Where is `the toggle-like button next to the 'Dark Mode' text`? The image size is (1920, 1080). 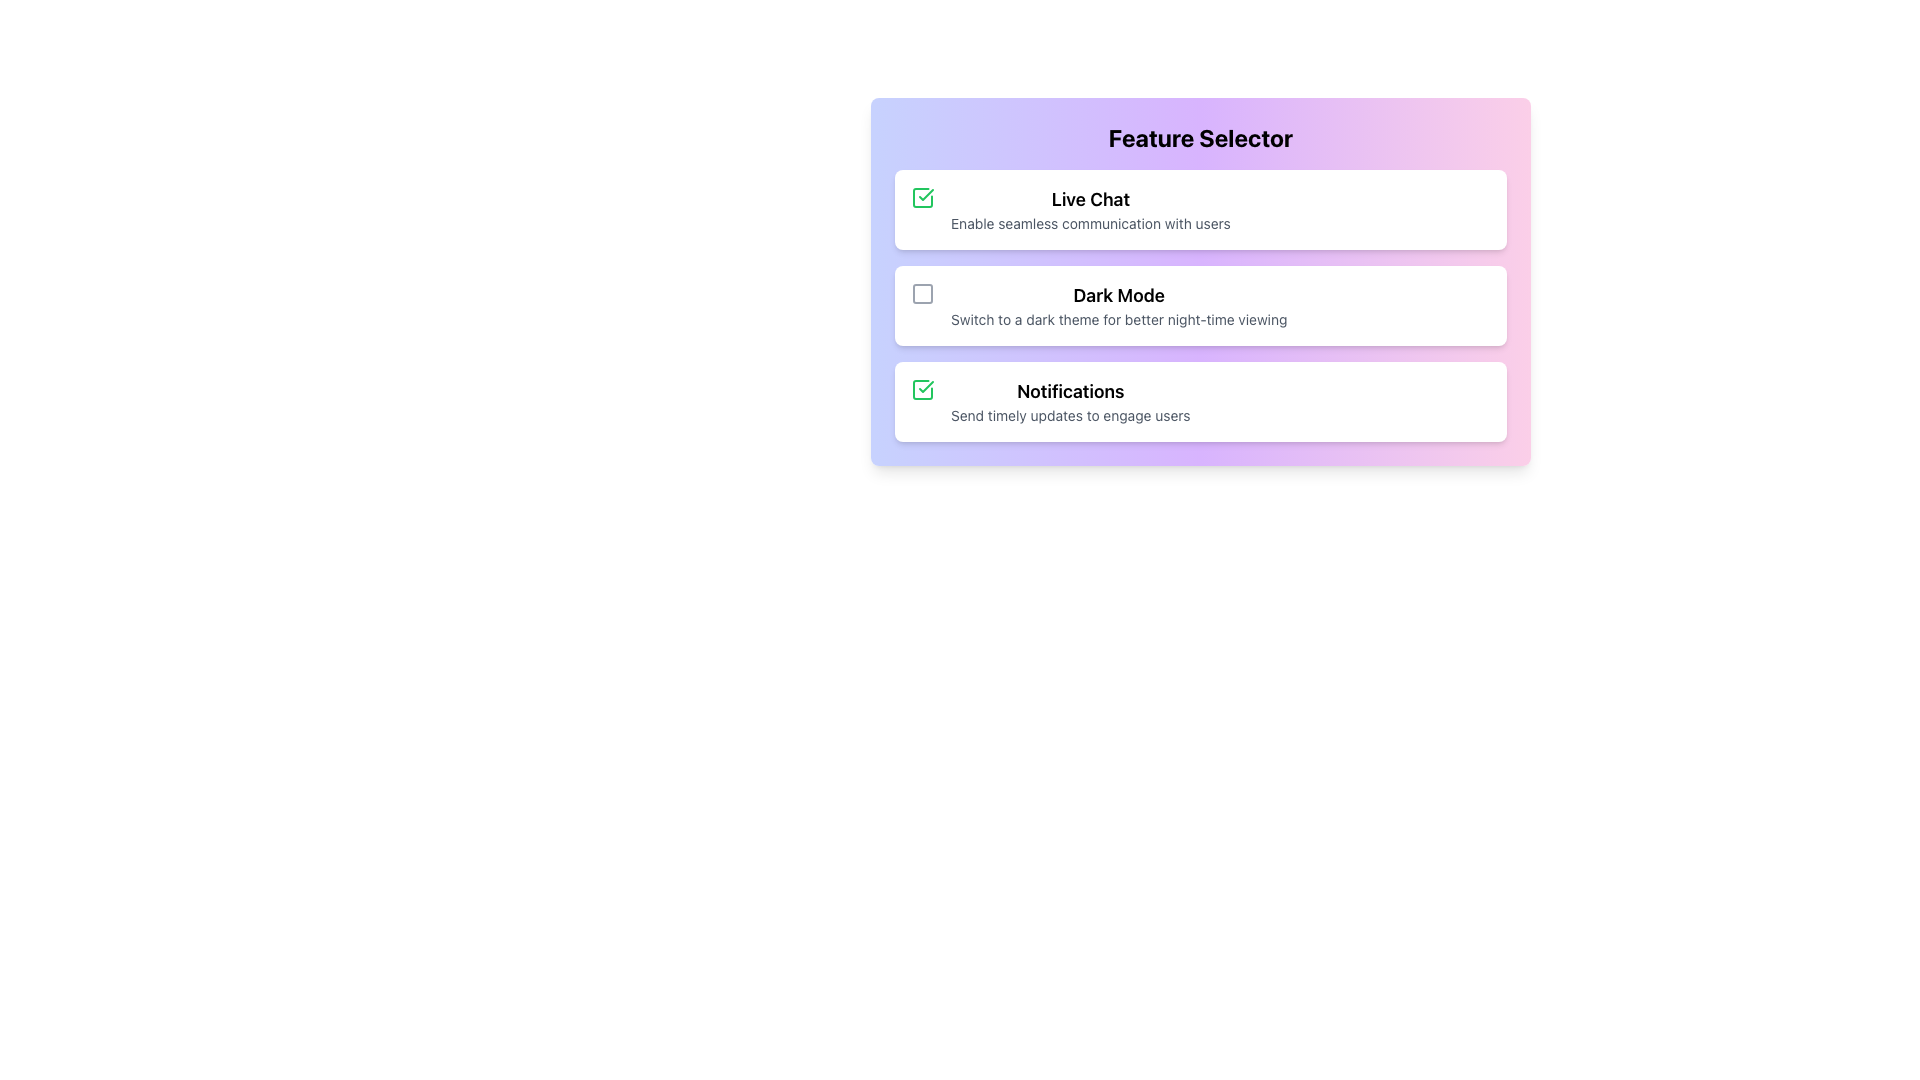
the toggle-like button next to the 'Dark Mode' text is located at coordinates (921, 293).